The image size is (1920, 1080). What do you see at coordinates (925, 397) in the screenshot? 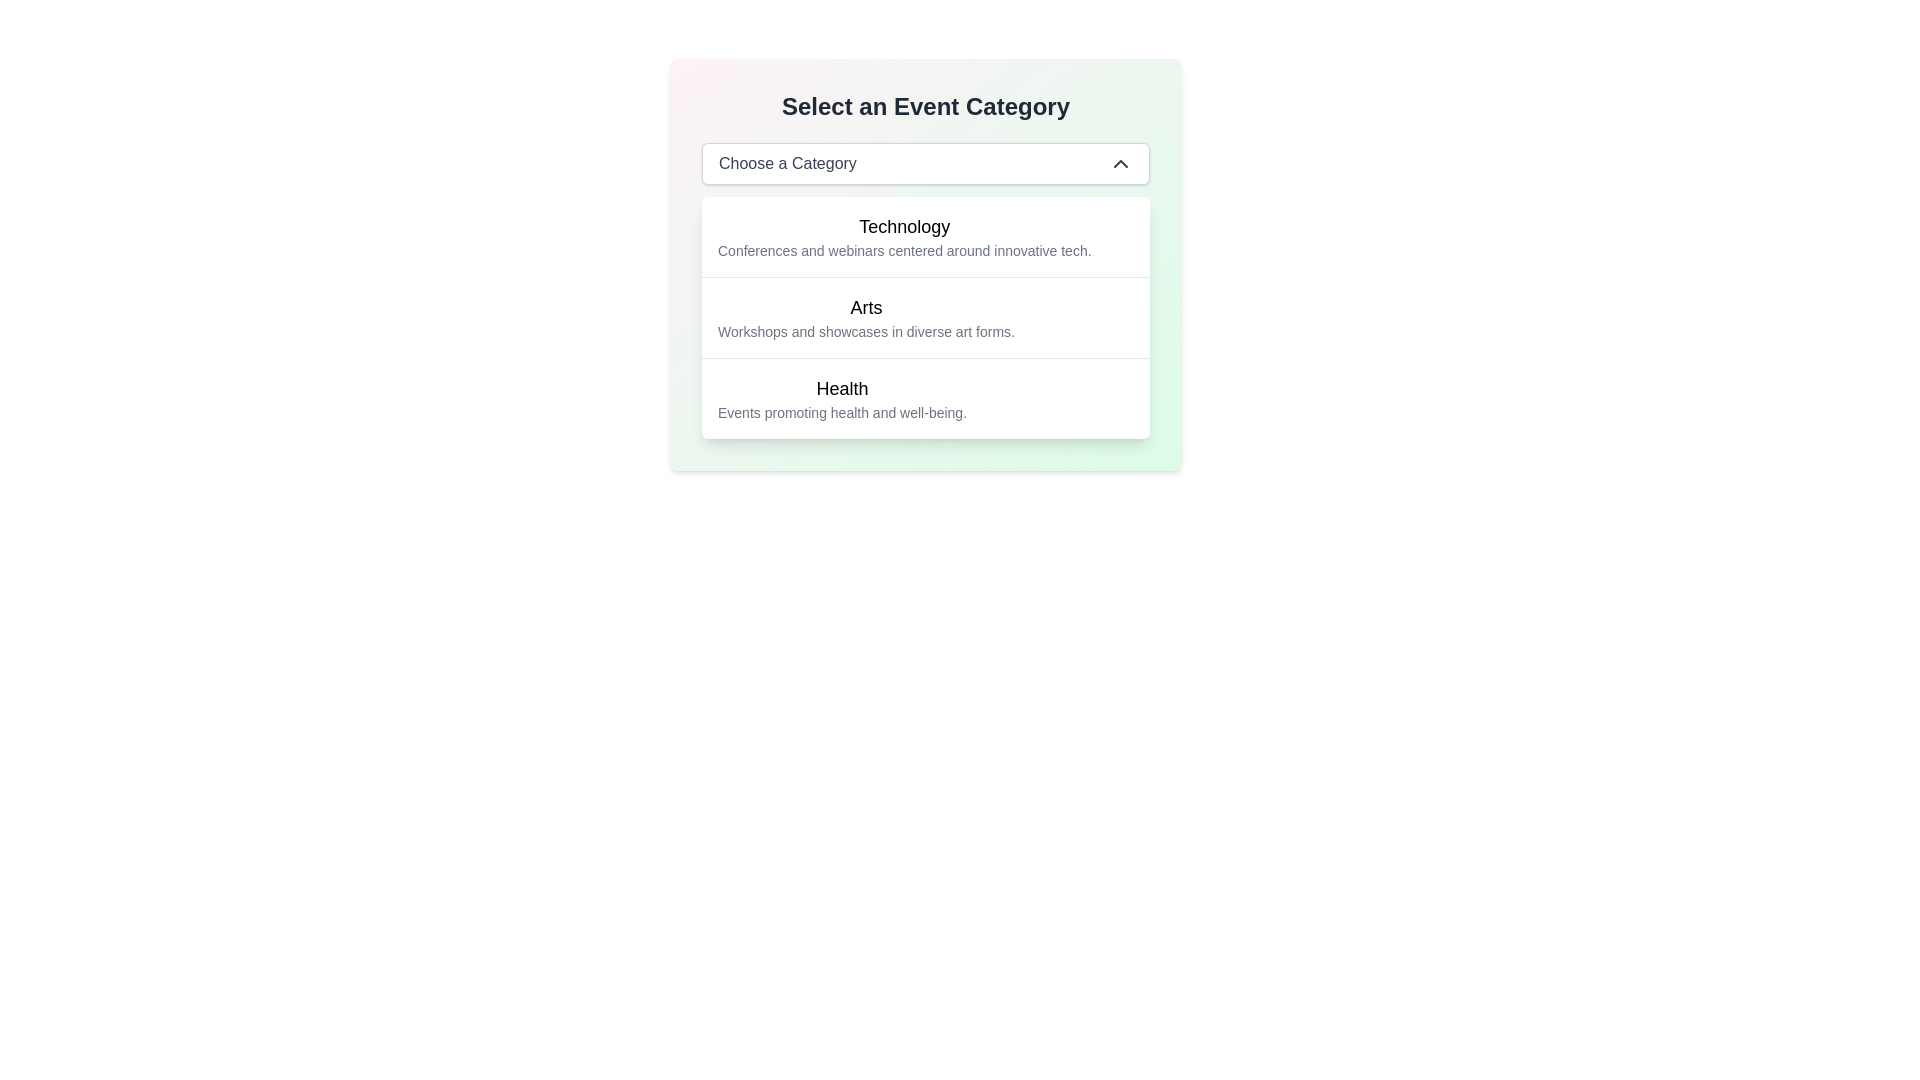
I see `the 'Health' selectable list item in the dropdown menu titled 'Select an Event Category'` at bounding box center [925, 397].